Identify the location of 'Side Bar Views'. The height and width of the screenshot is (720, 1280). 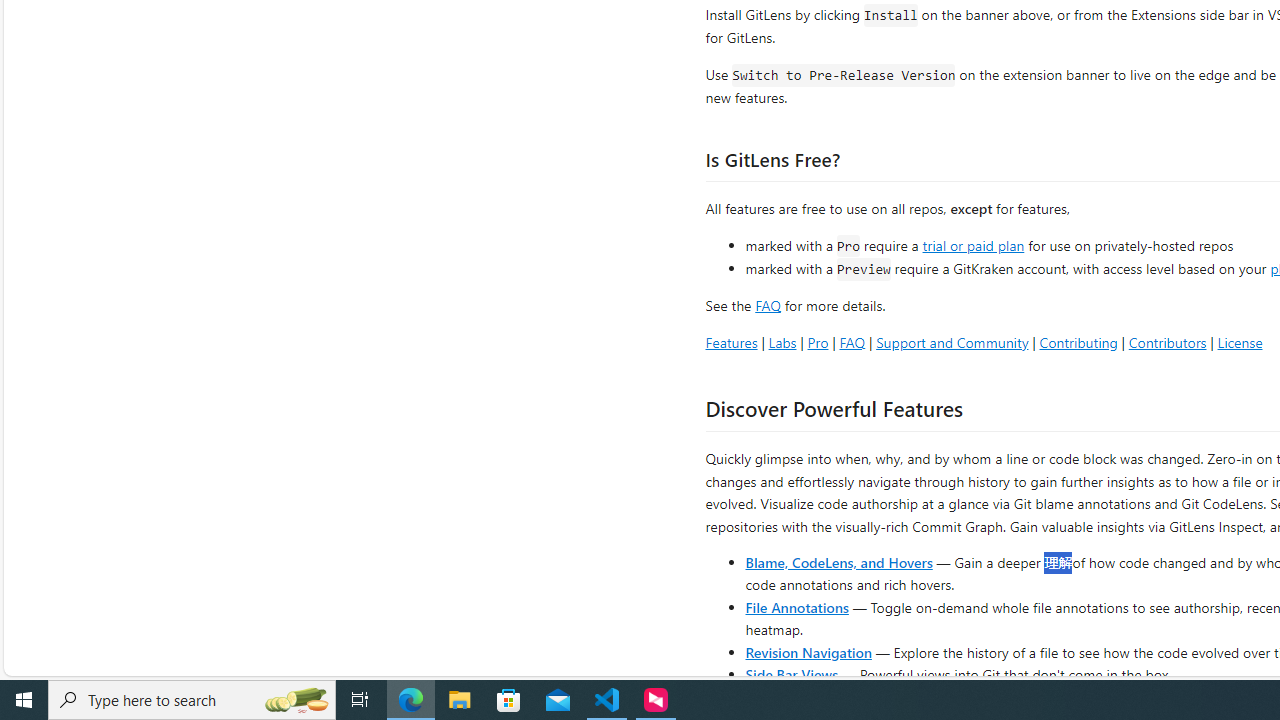
(790, 673).